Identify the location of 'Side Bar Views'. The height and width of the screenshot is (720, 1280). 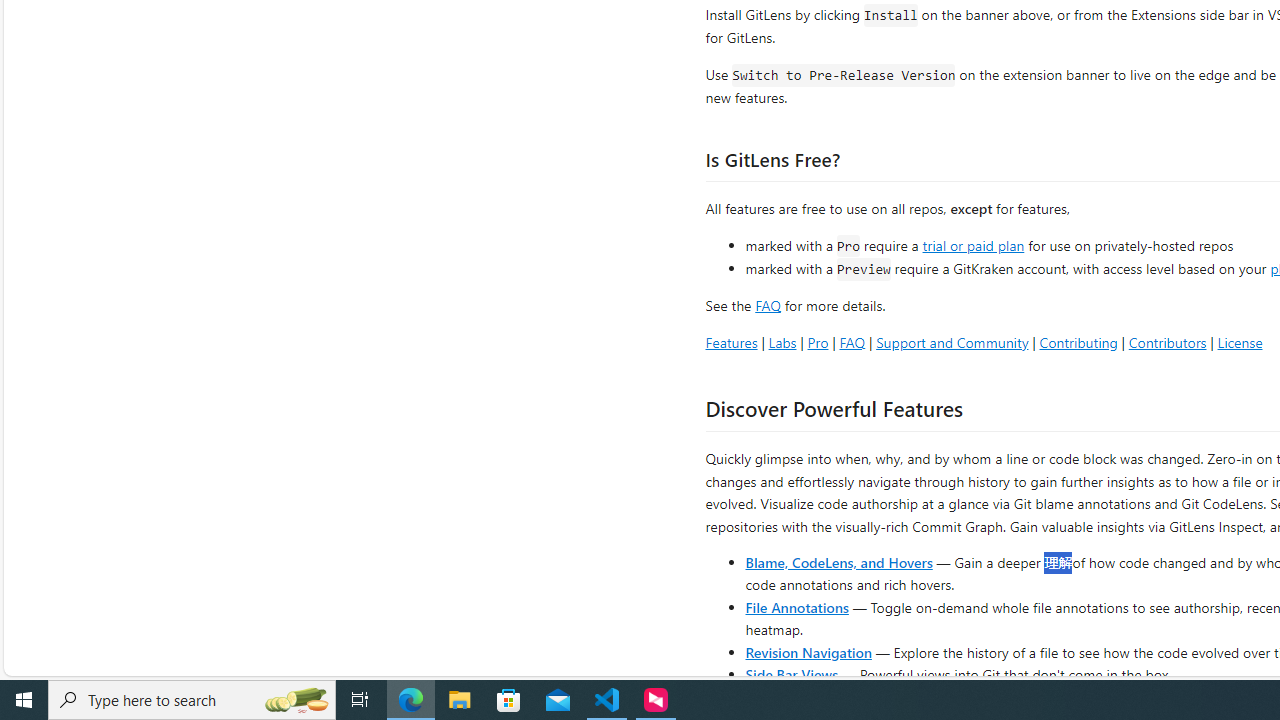
(790, 673).